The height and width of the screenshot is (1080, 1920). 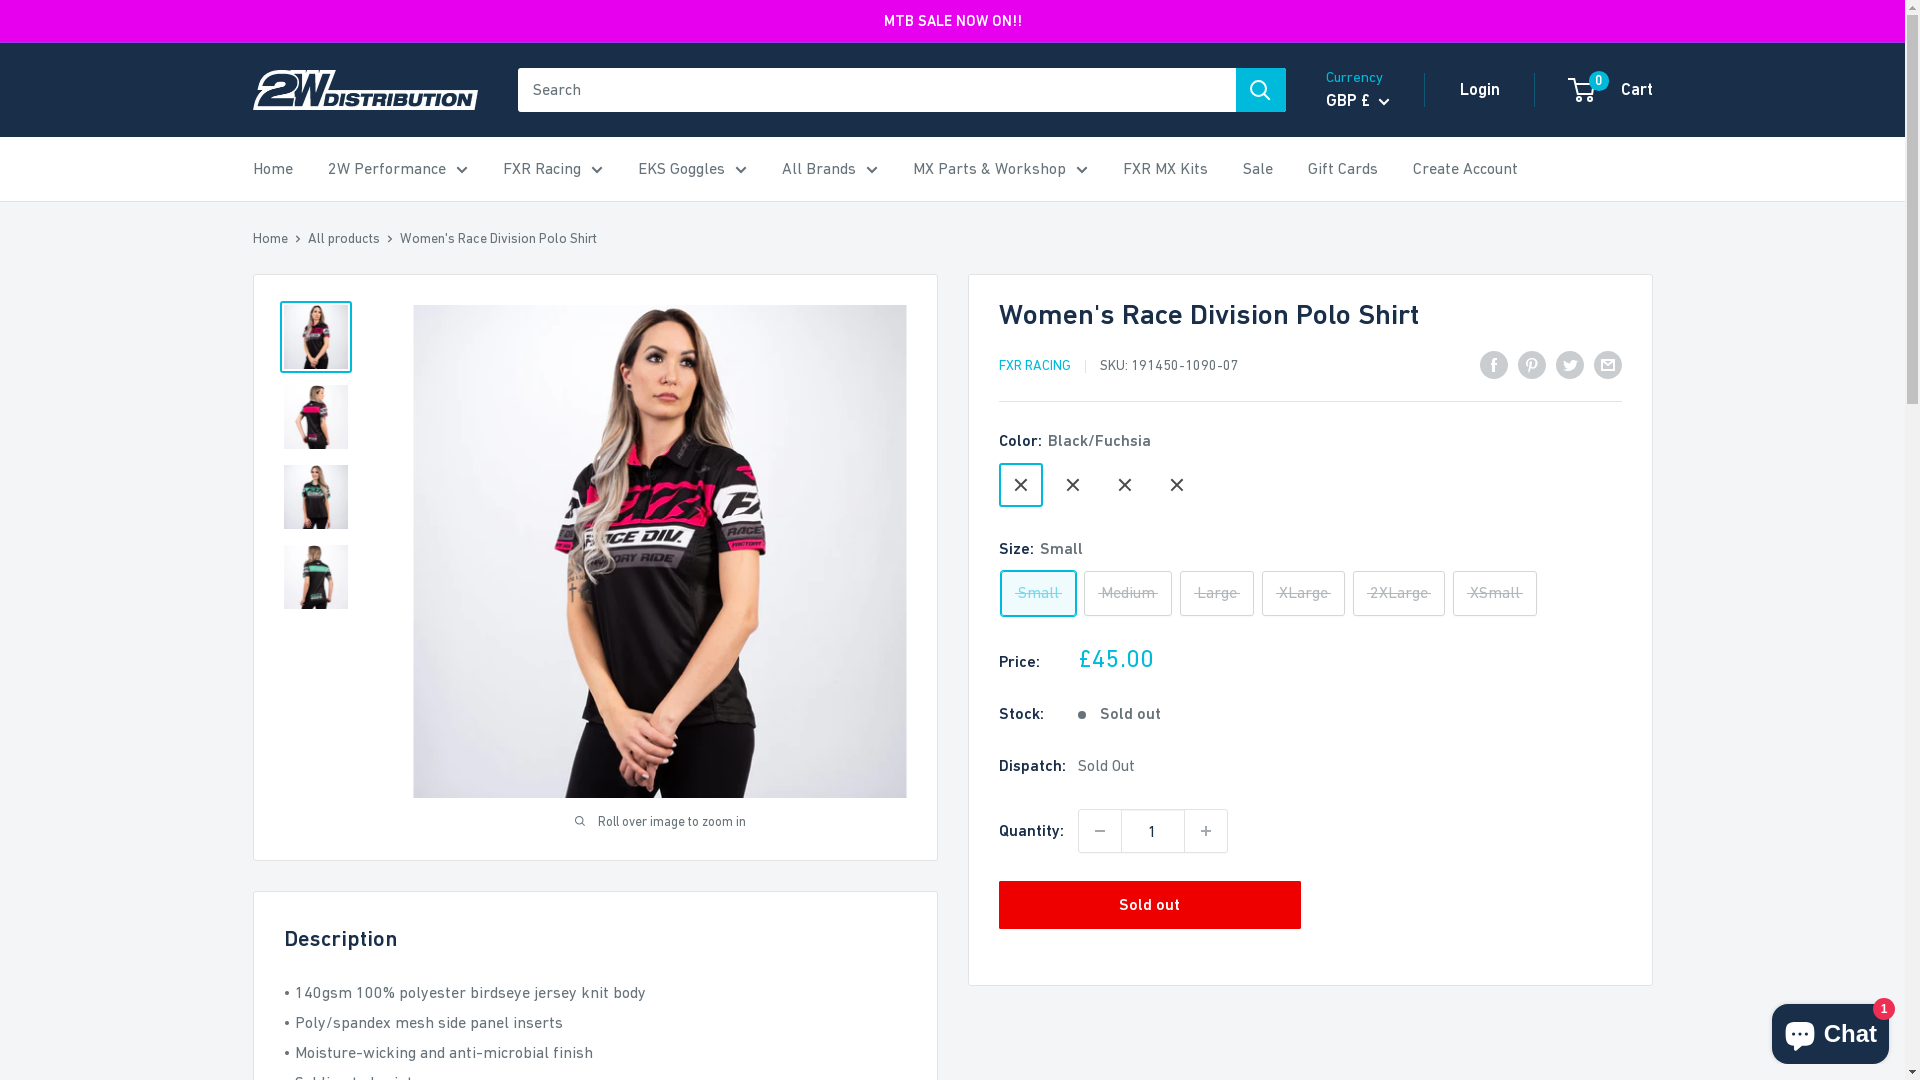 I want to click on '2W Performance', so click(x=398, y=168).